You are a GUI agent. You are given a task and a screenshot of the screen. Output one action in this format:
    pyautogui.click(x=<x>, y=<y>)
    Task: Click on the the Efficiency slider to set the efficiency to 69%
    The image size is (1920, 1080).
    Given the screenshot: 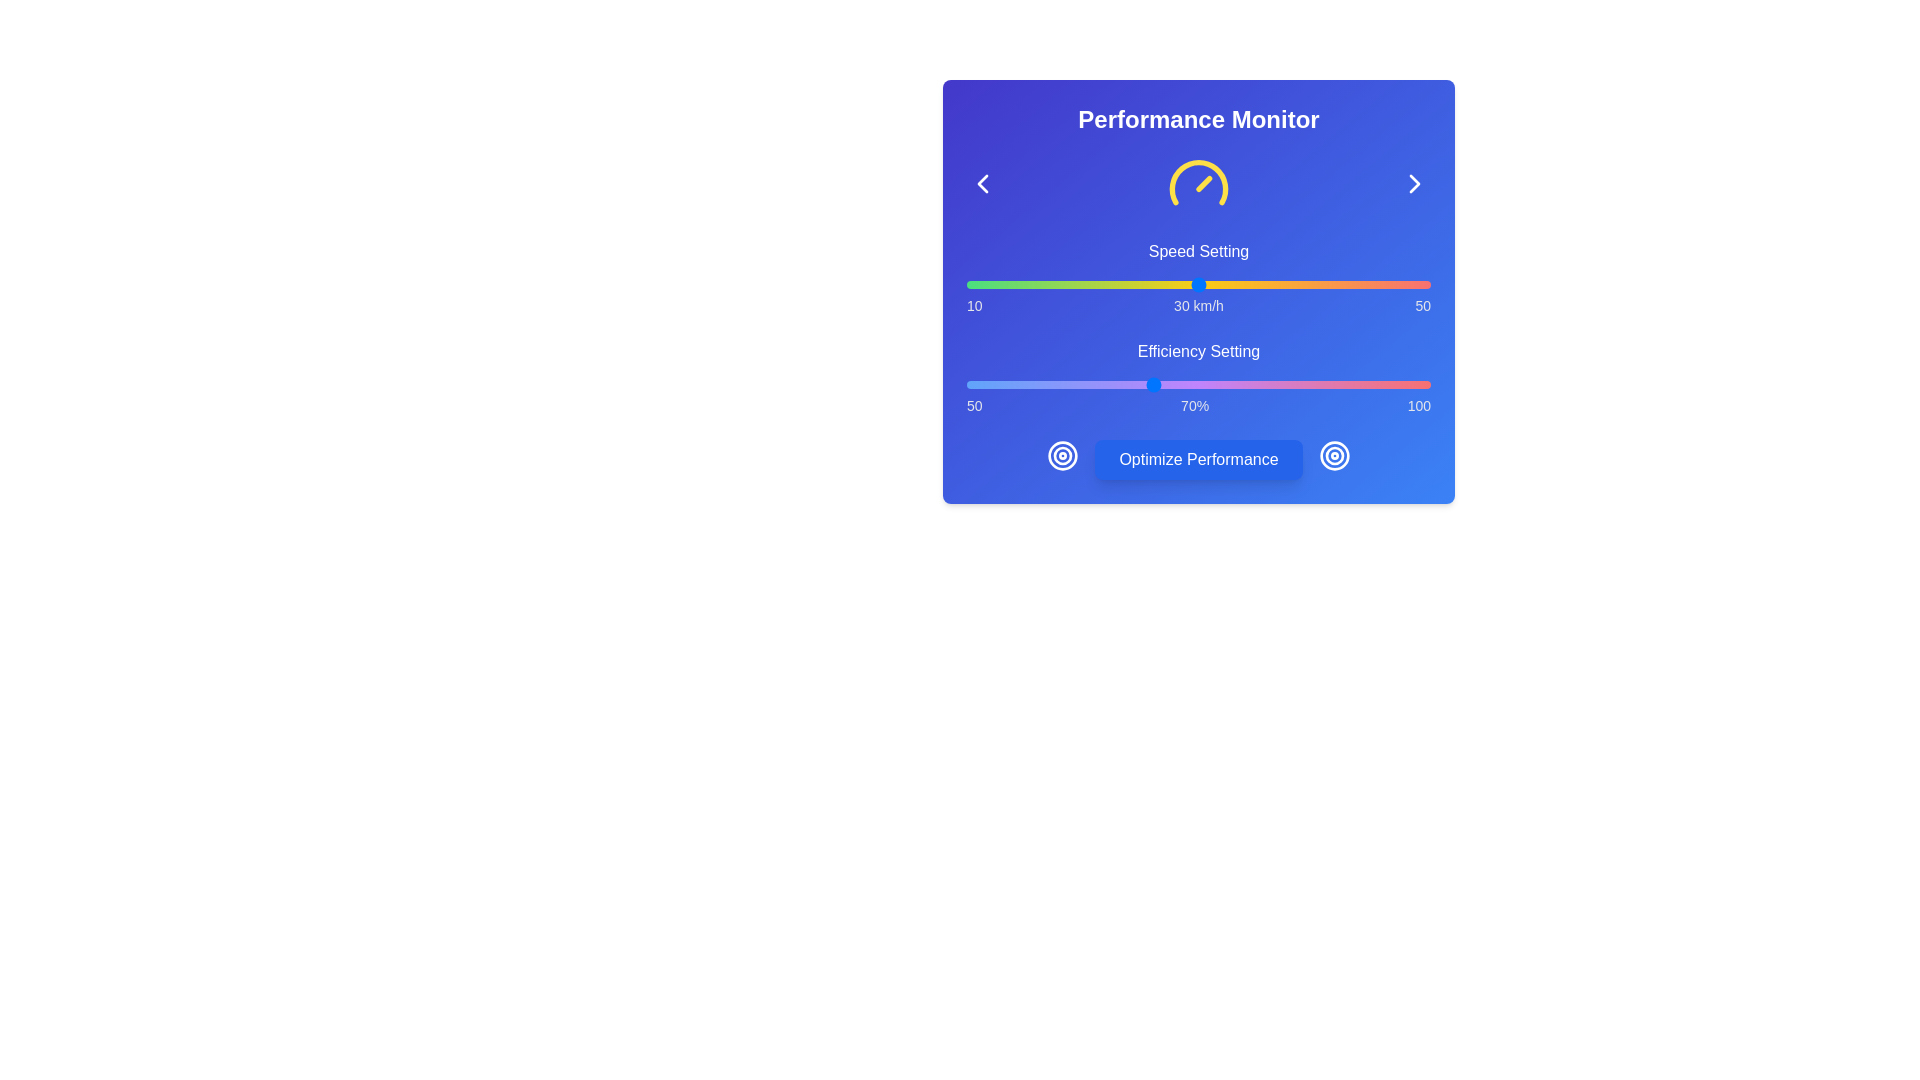 What is the action you would take?
    pyautogui.click(x=1143, y=385)
    